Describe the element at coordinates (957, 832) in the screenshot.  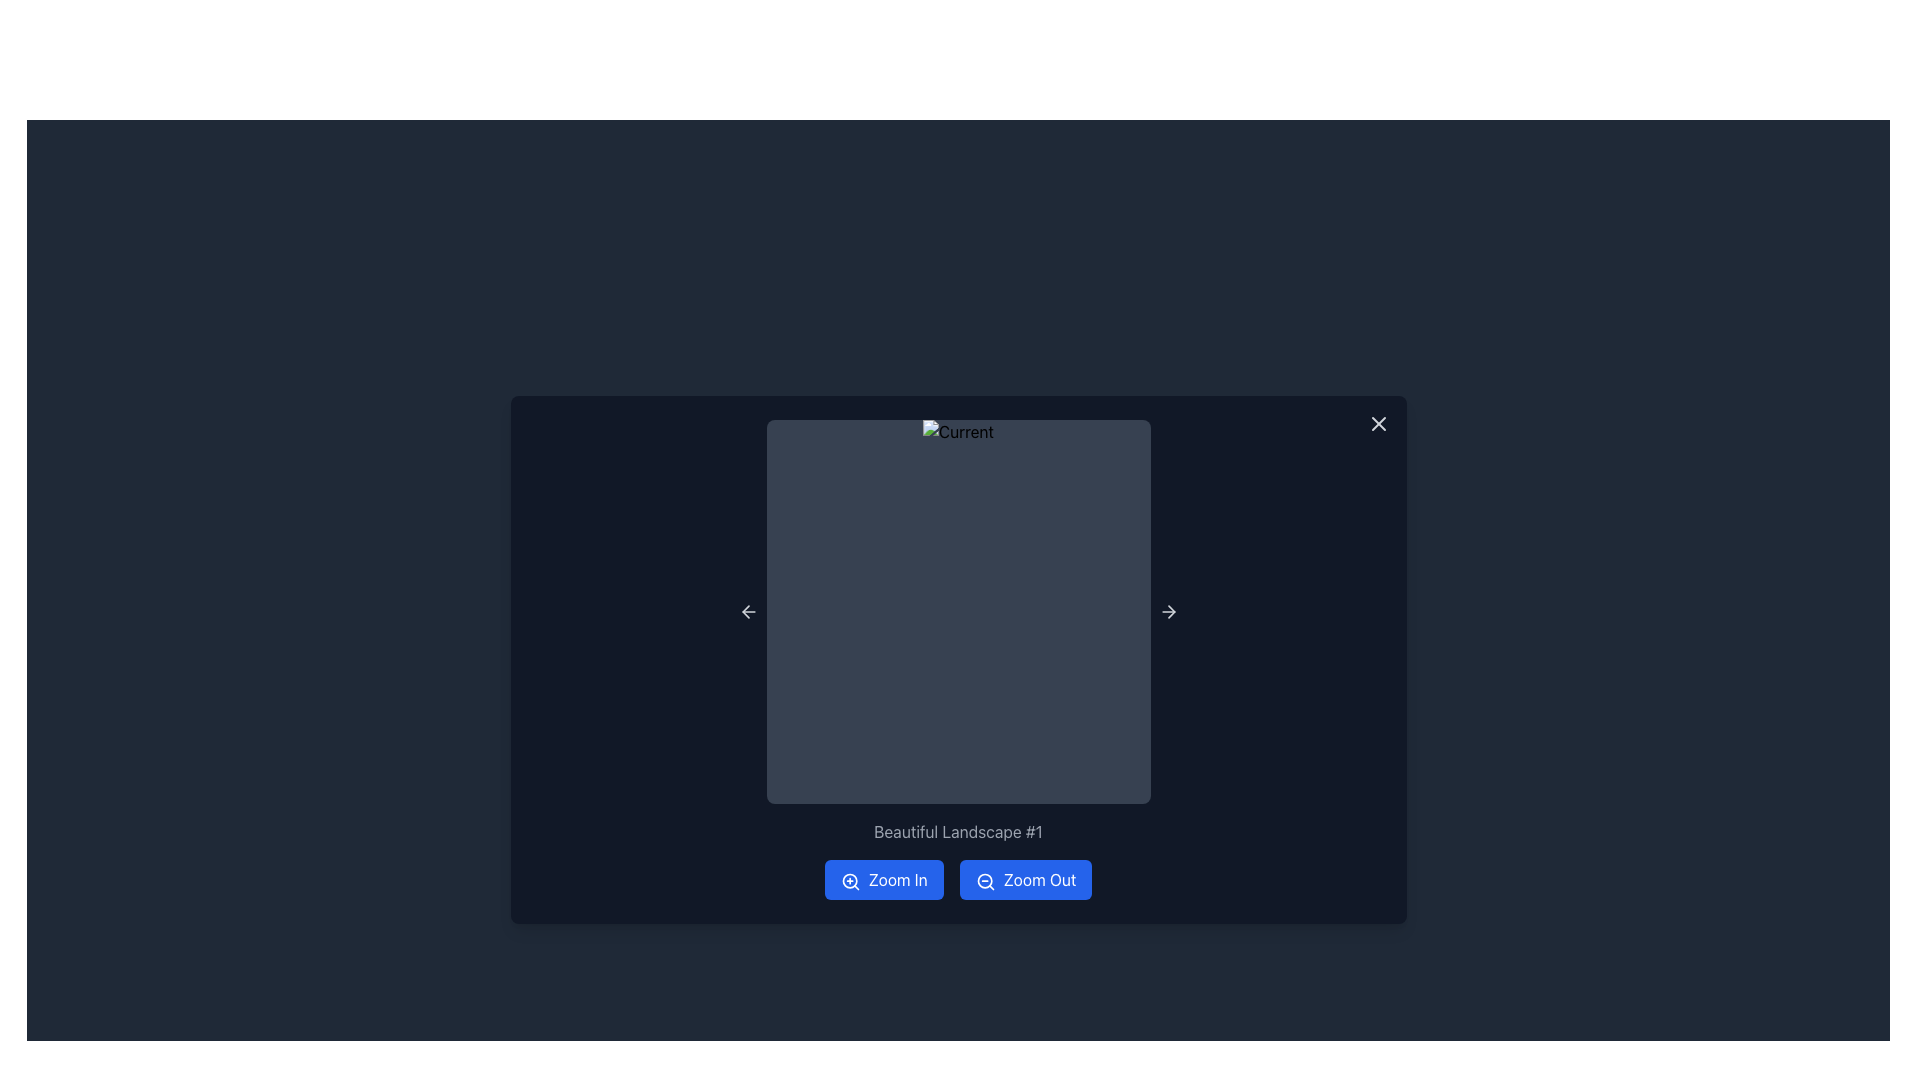
I see `the Text Label located in the lower section of the modal interface, which is directly above the 'Zoom In' and 'Zoom Out' buttons` at that location.